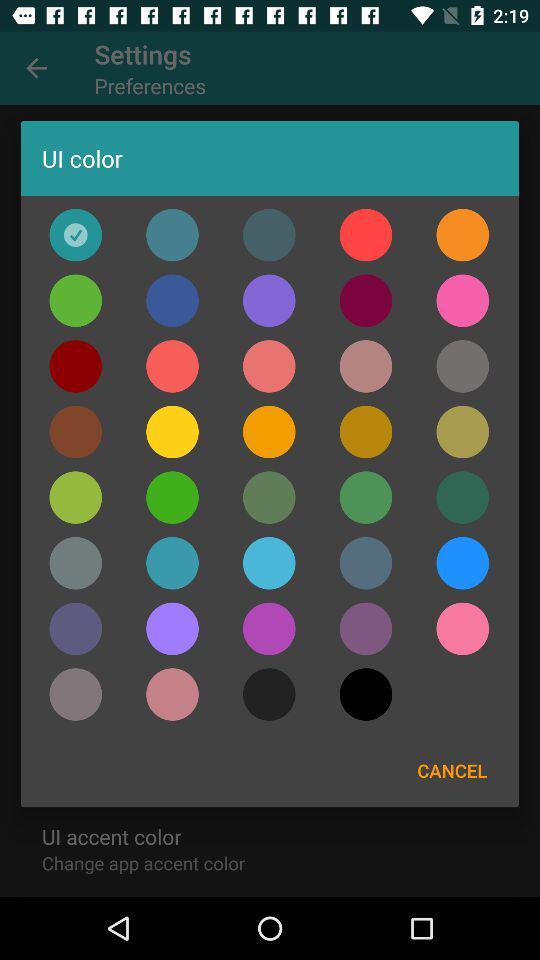  What do you see at coordinates (462, 299) in the screenshot?
I see `choose ui color` at bounding box center [462, 299].